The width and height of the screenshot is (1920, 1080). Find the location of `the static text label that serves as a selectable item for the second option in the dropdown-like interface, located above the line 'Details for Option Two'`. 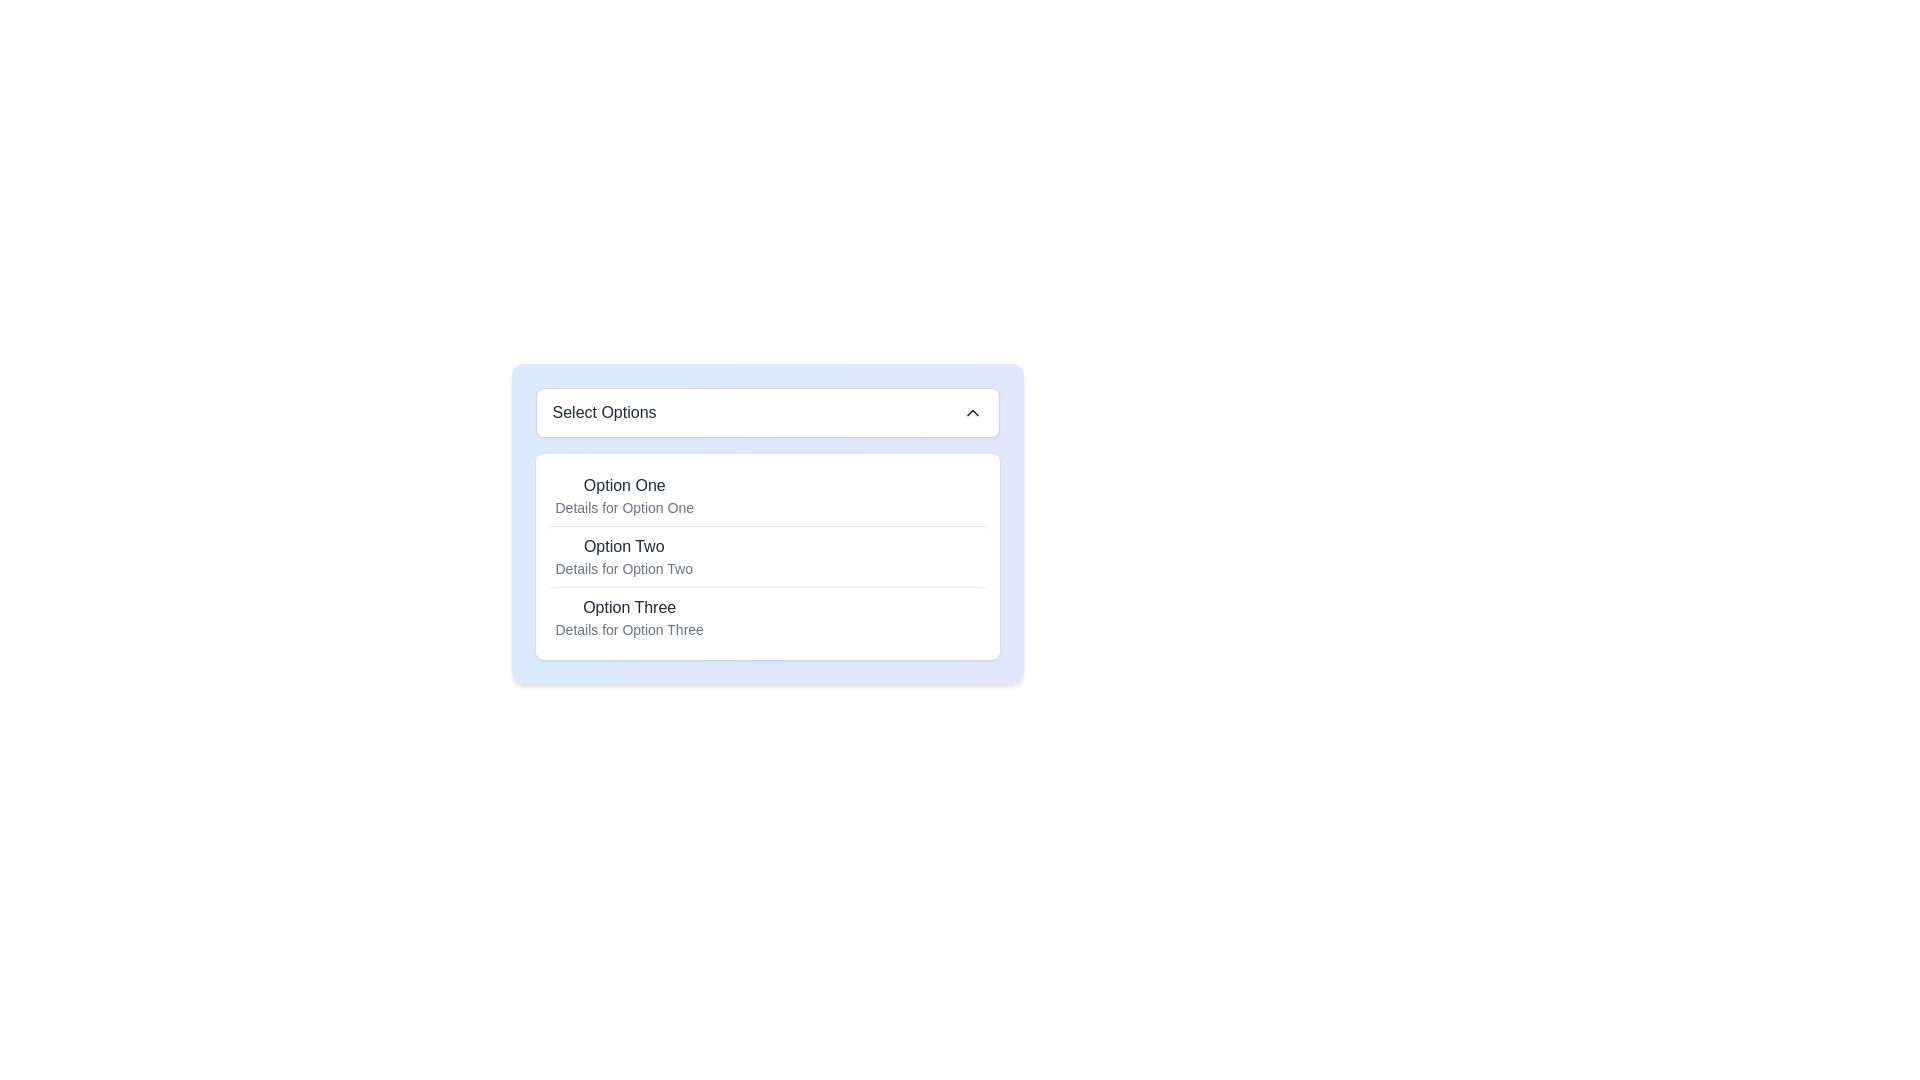

the static text label that serves as a selectable item for the second option in the dropdown-like interface, located above the line 'Details for Option Two' is located at coordinates (623, 547).